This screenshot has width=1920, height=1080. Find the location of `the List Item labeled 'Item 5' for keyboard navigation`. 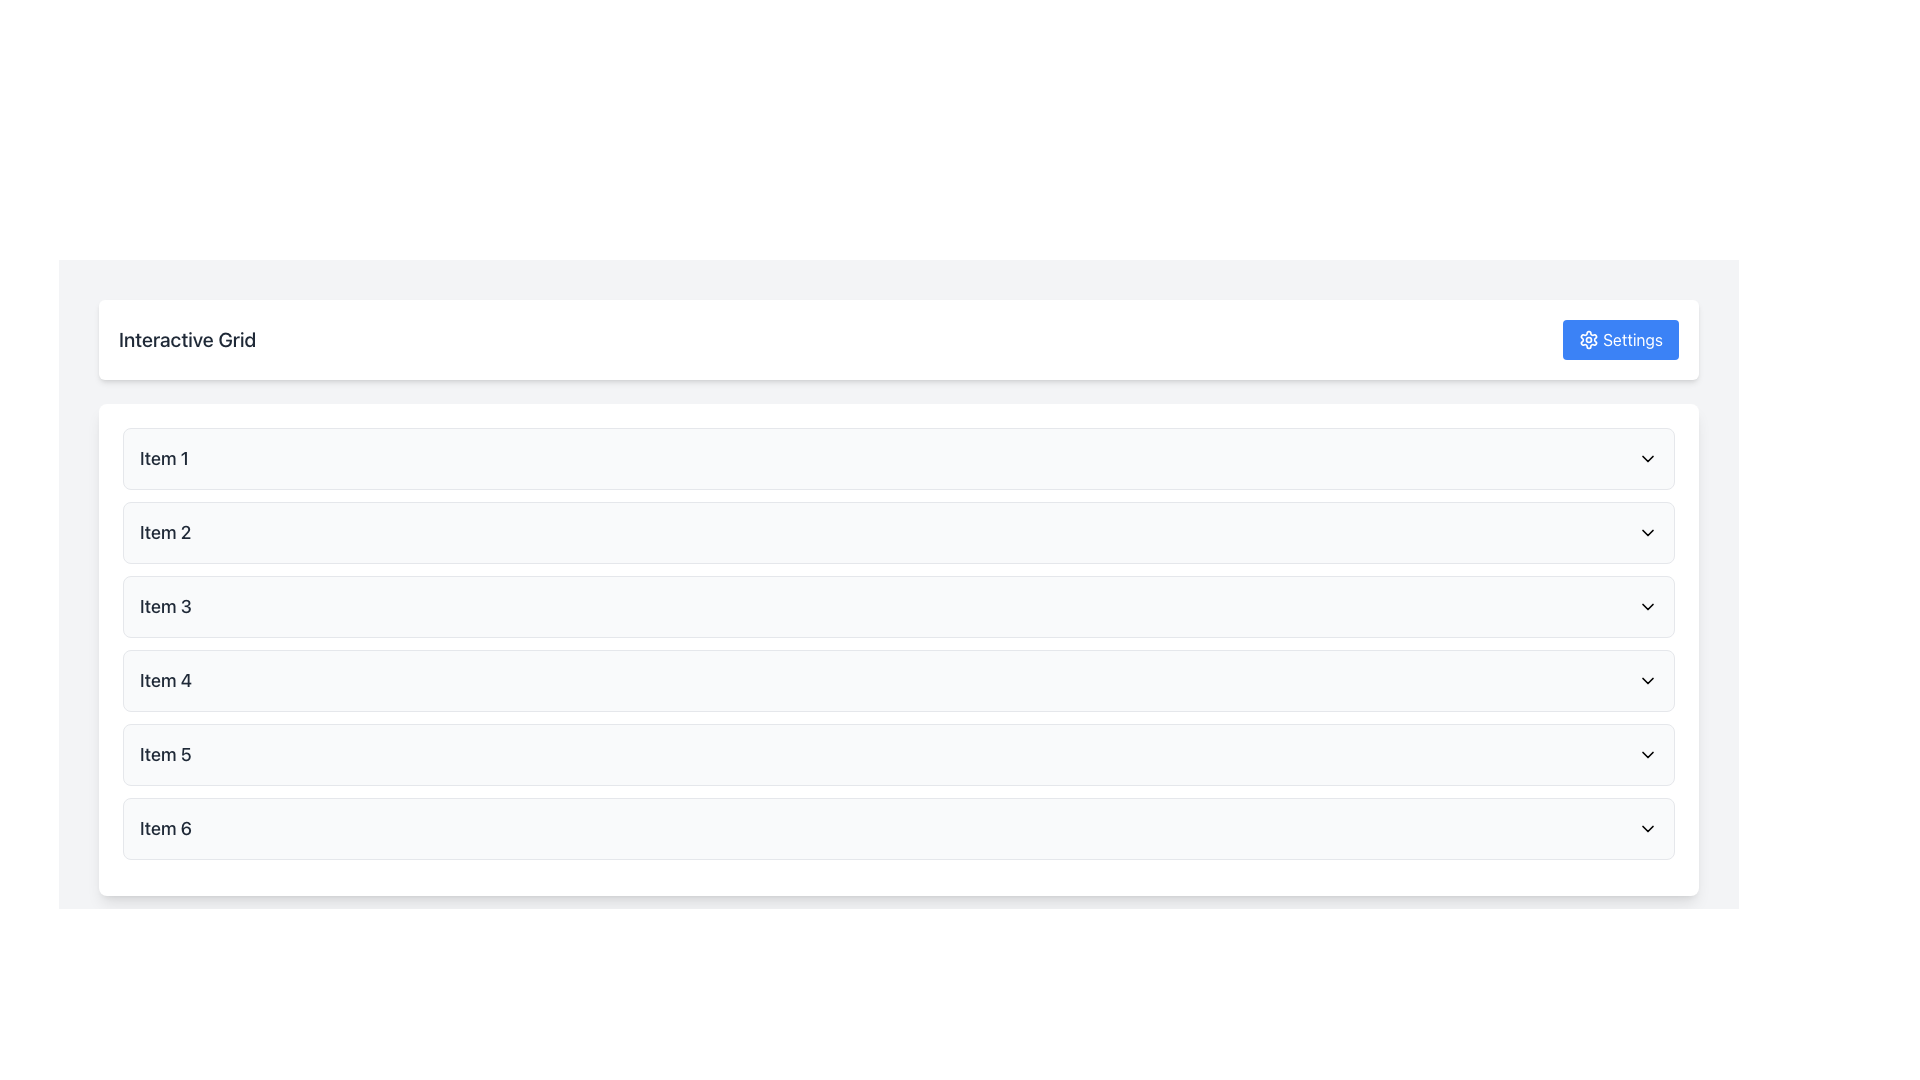

the List Item labeled 'Item 5' for keyboard navigation is located at coordinates (897, 755).